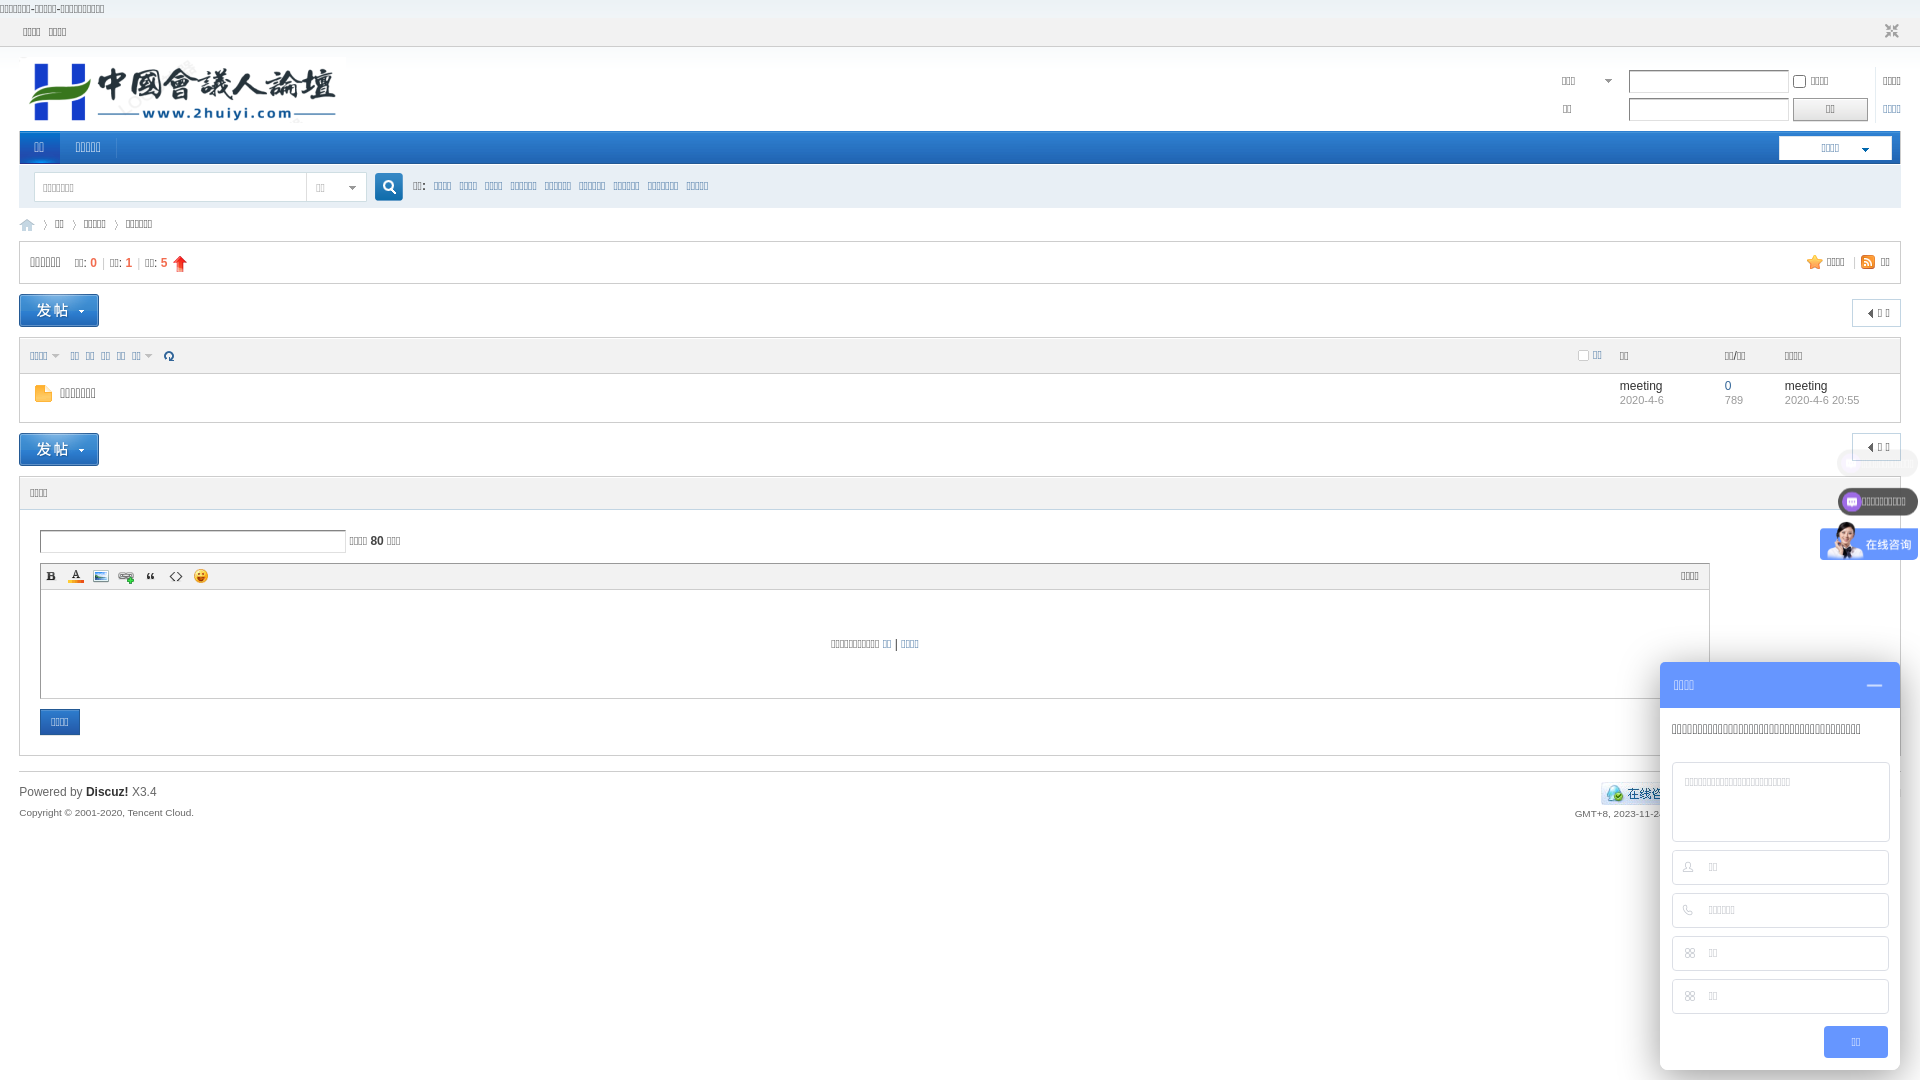 The height and width of the screenshot is (1080, 1920). I want to click on 'Color', so click(76, 575).